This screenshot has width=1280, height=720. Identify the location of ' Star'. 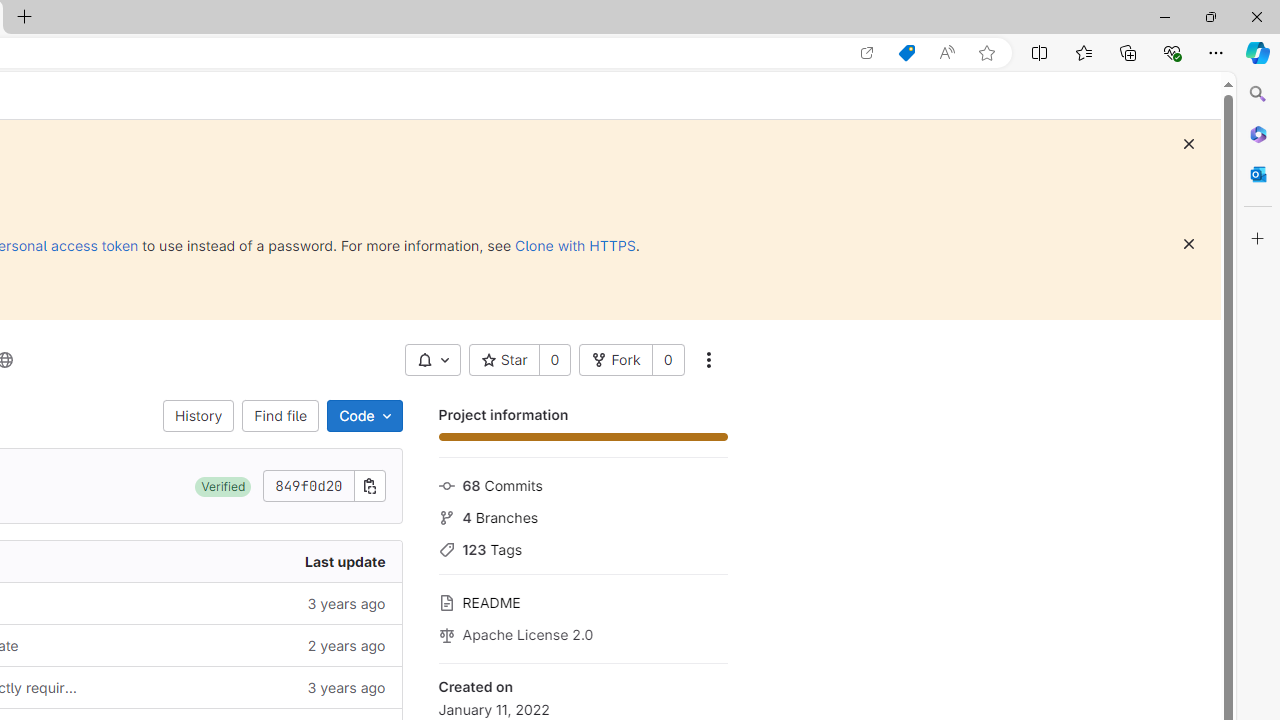
(504, 360).